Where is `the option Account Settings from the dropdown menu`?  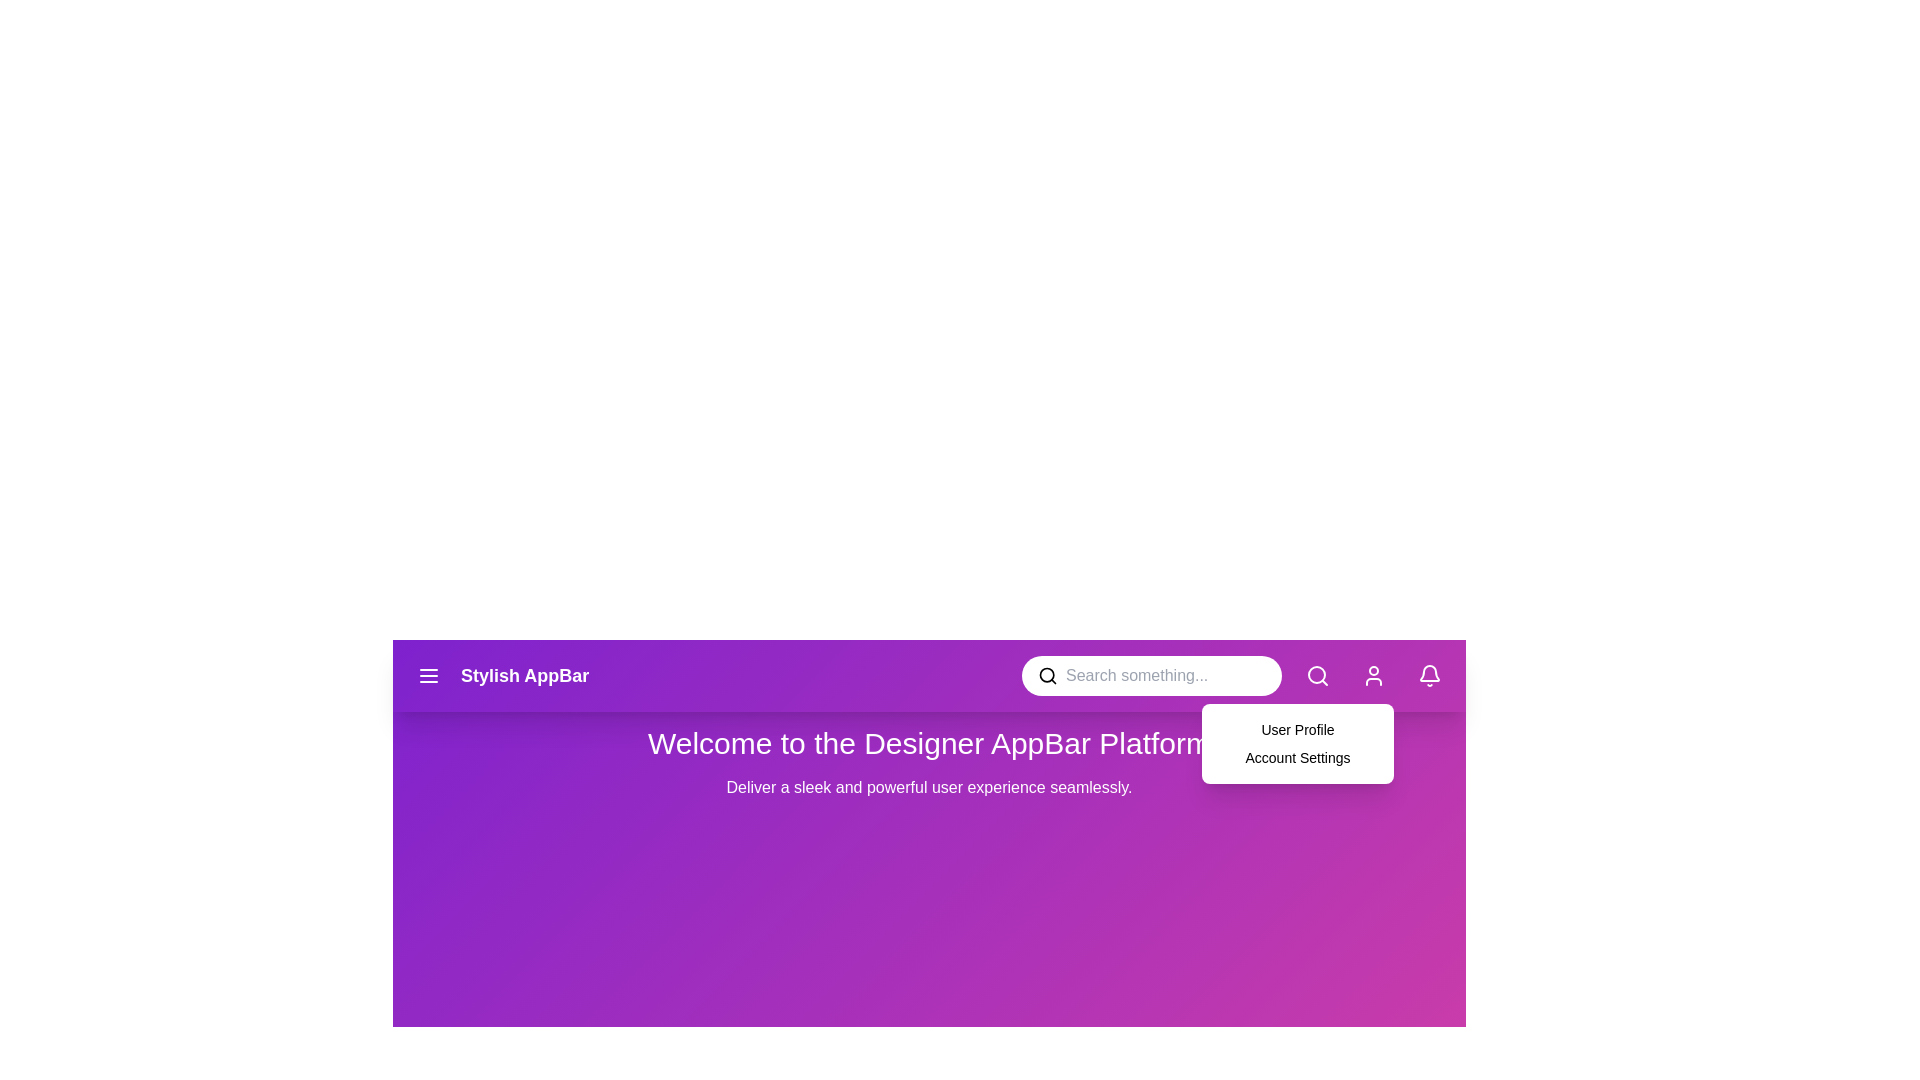 the option Account Settings from the dropdown menu is located at coordinates (1217, 758).